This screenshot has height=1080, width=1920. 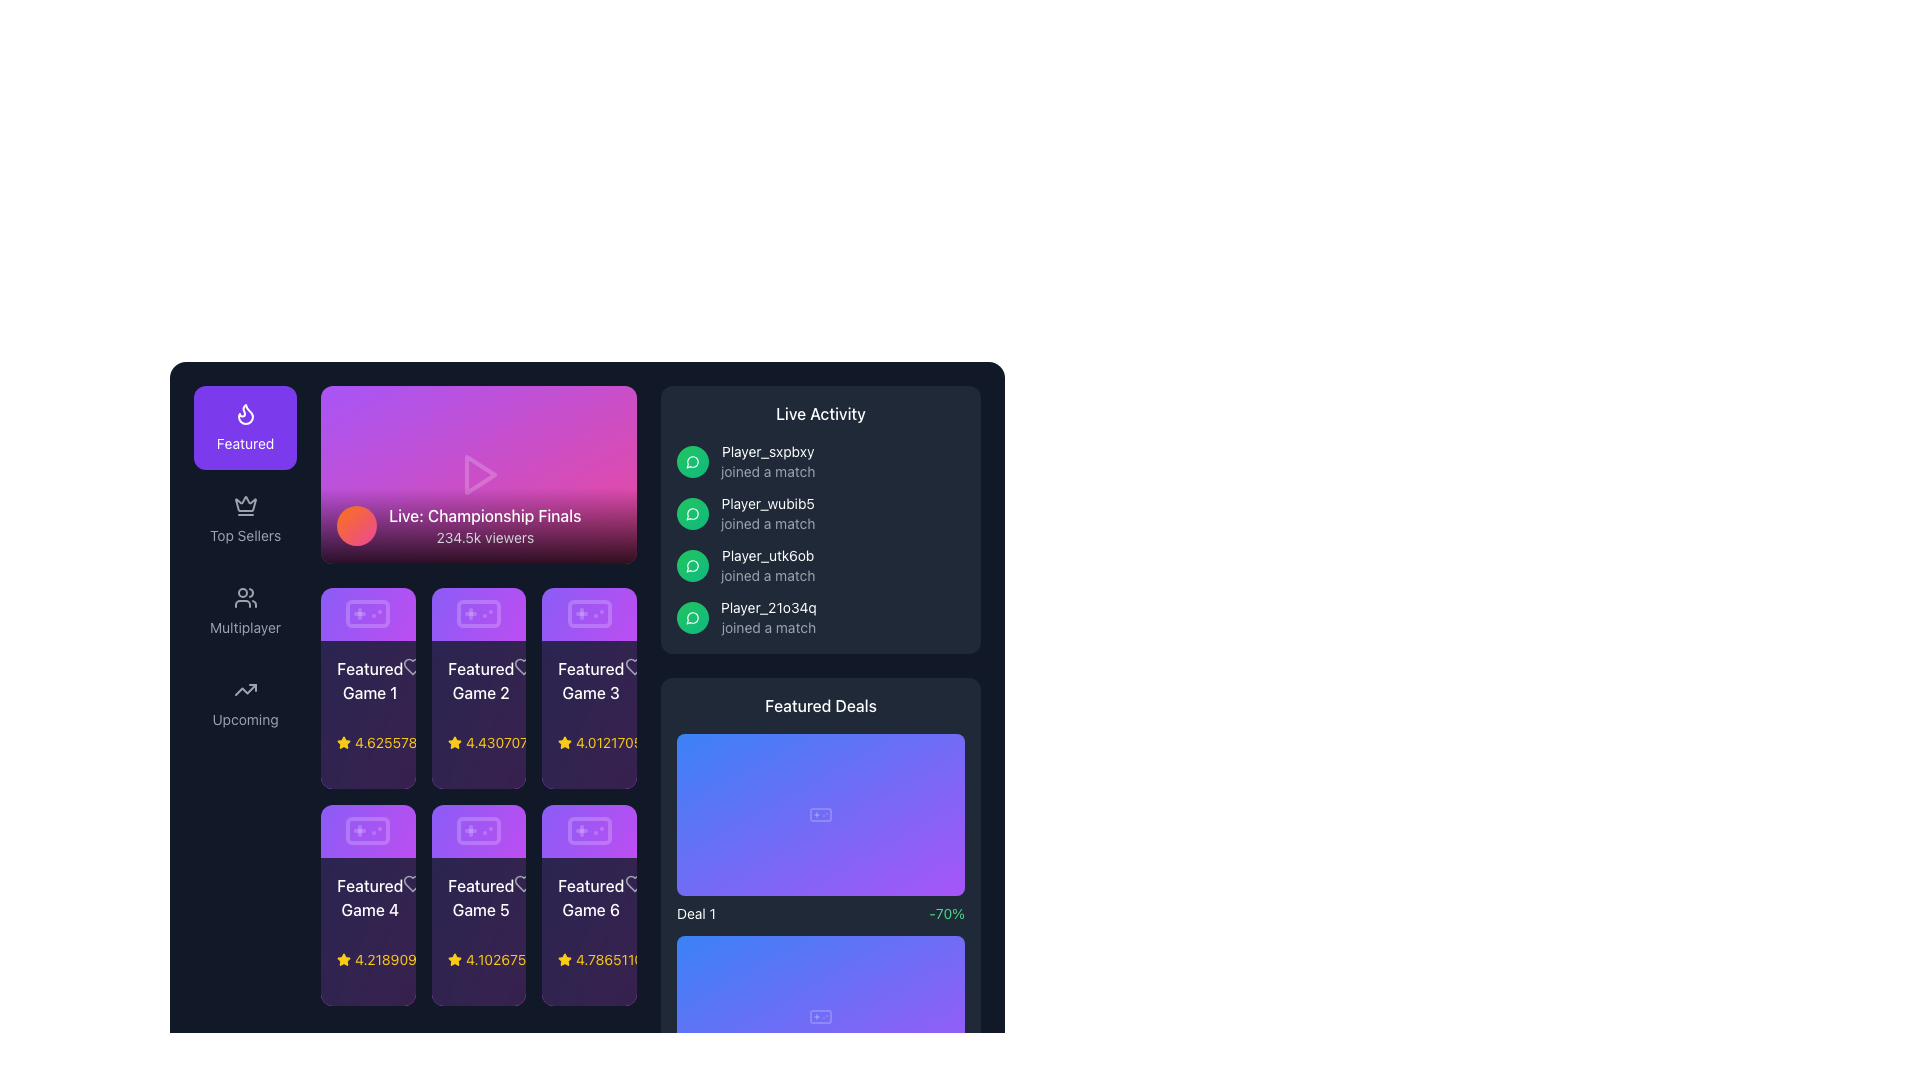 I want to click on the Text Label that provides star rating, user activity details, and pricing information for the featured game located below 'Featured Game 3.', so click(x=588, y=742).